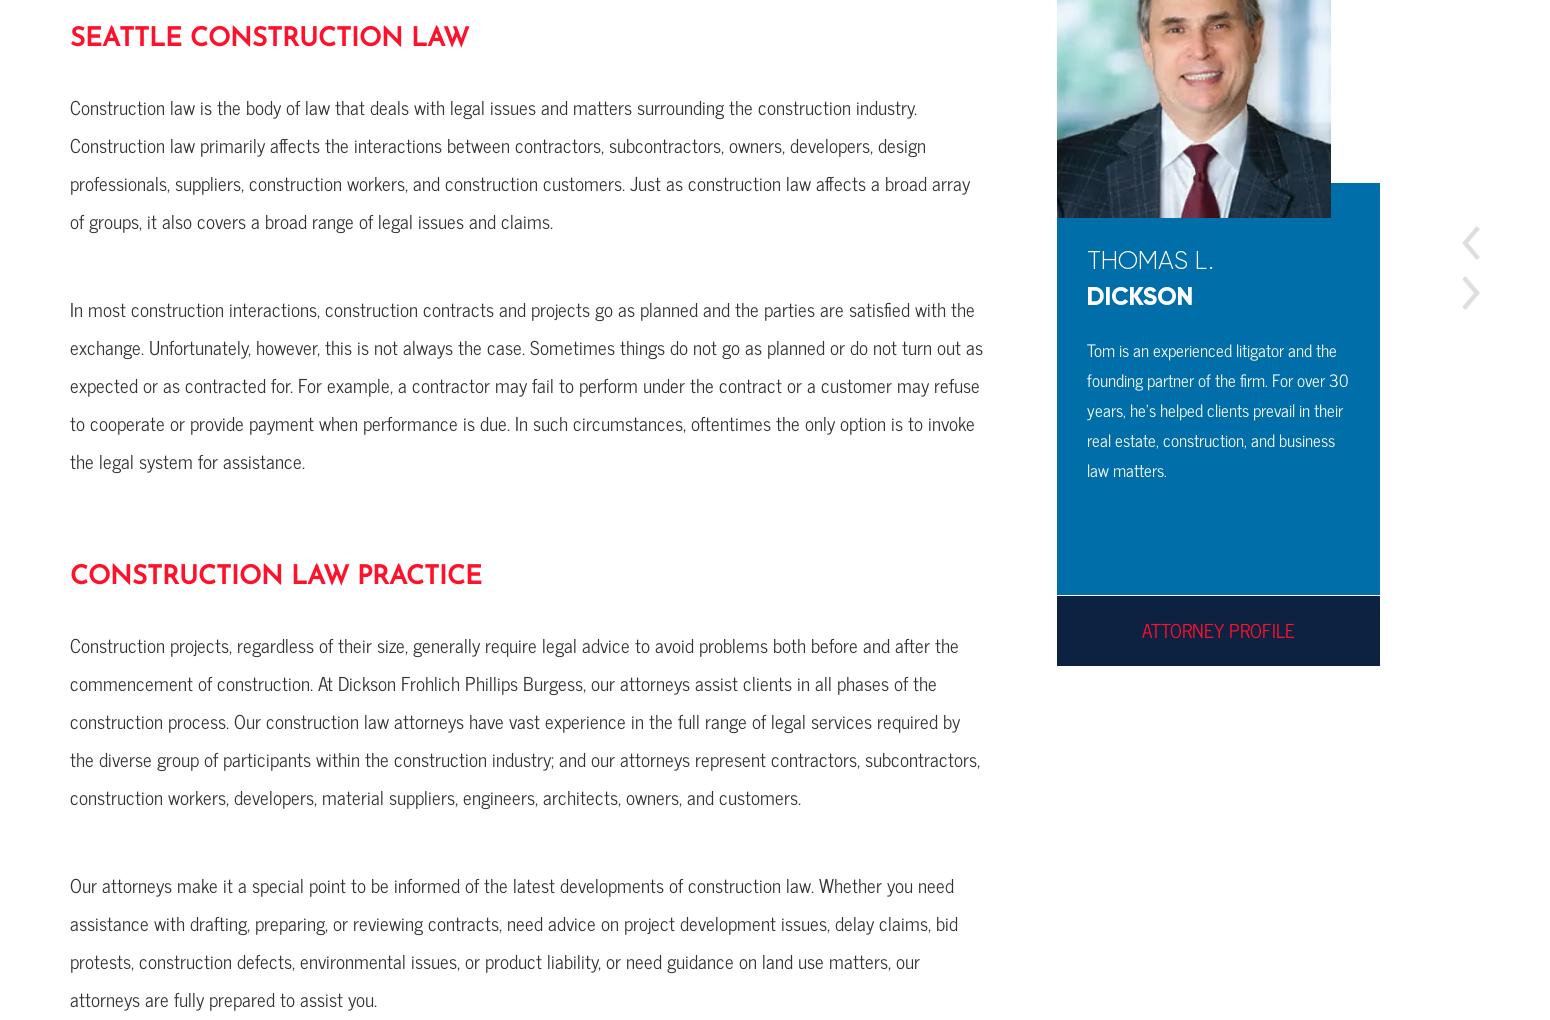  Describe the element at coordinates (512, 940) in the screenshot. I see `'Our attorneys make it a special point to be informed of the latest developments of construction law. Whether you need assistance with drafting, preparing, or reviewing contracts, need advice on project development issues, delay claims, bid protests, construction defects, environmental issues, or product liability, or need guidance on land use matters, our attorneys are fully prepared to assist you.'` at that location.